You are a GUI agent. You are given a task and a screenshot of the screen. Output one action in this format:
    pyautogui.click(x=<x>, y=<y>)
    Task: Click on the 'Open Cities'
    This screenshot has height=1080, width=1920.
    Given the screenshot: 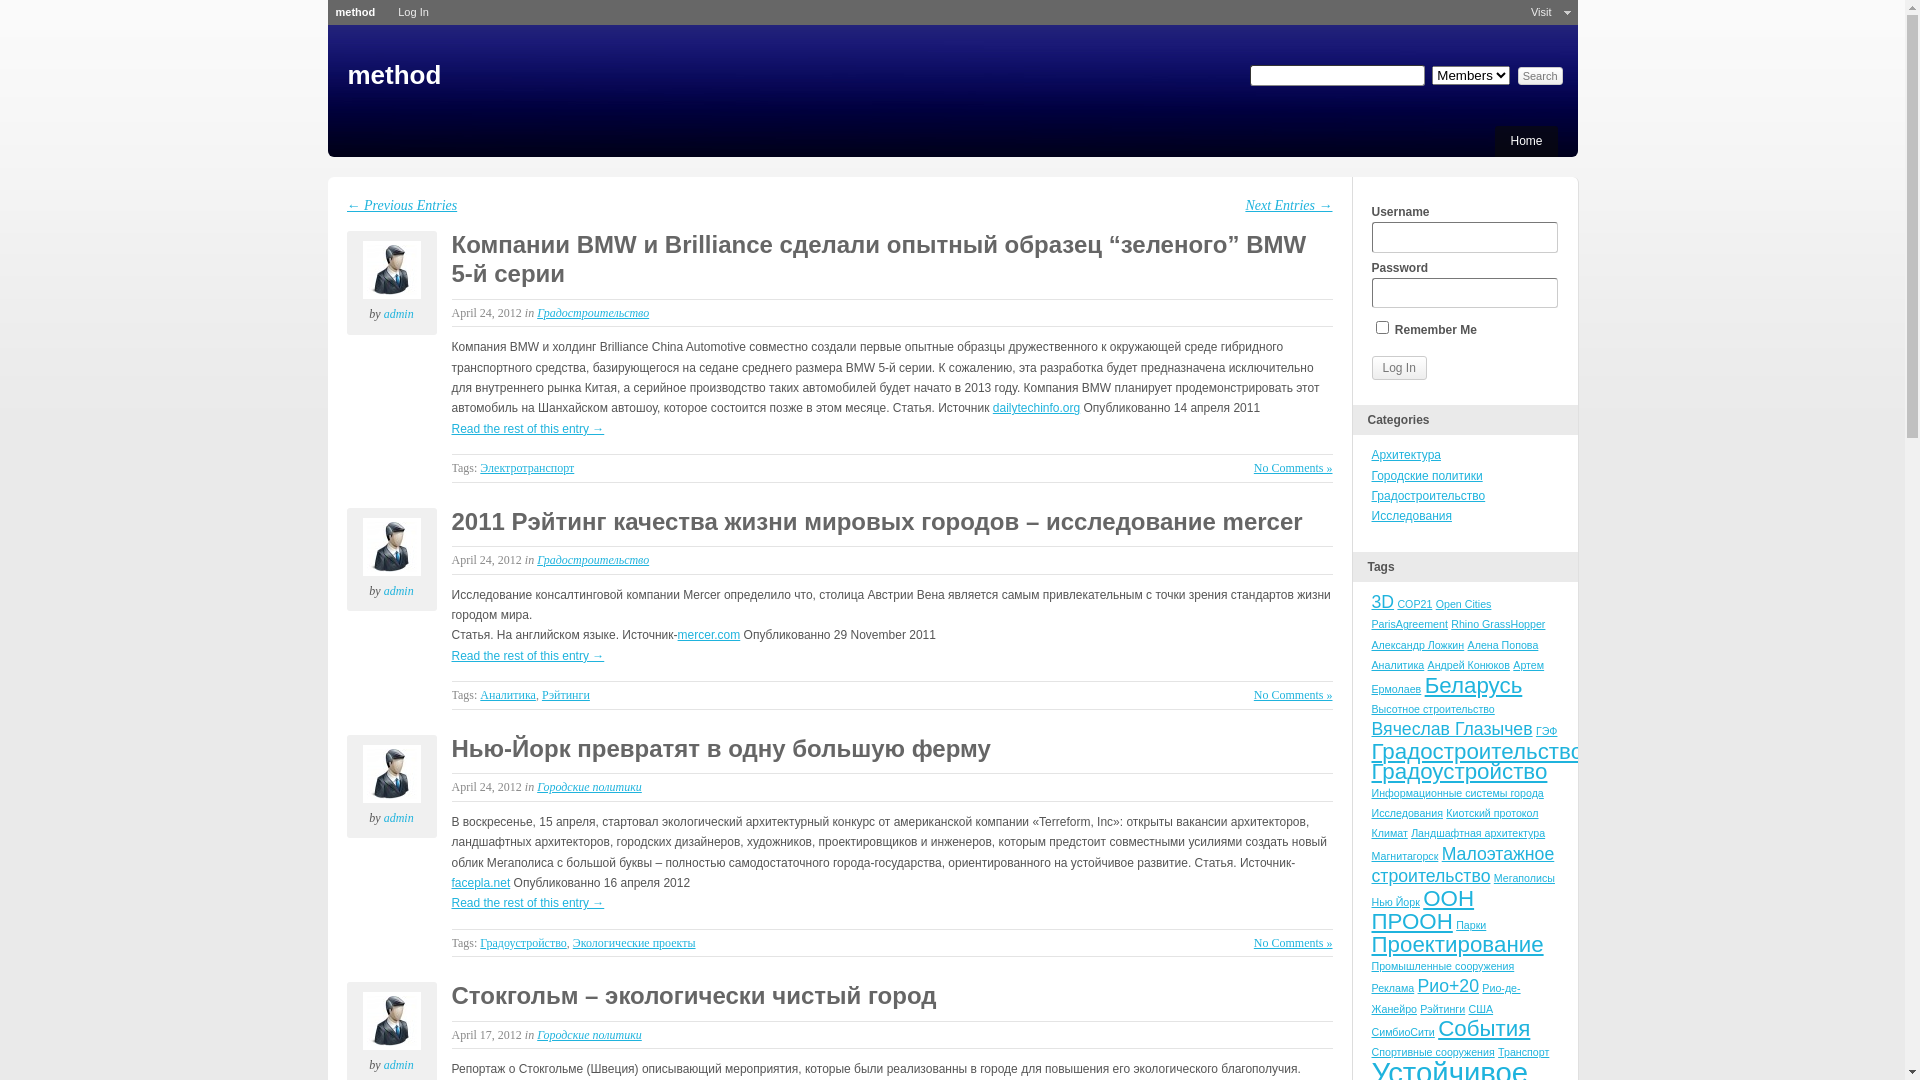 What is the action you would take?
    pyautogui.click(x=1434, y=603)
    